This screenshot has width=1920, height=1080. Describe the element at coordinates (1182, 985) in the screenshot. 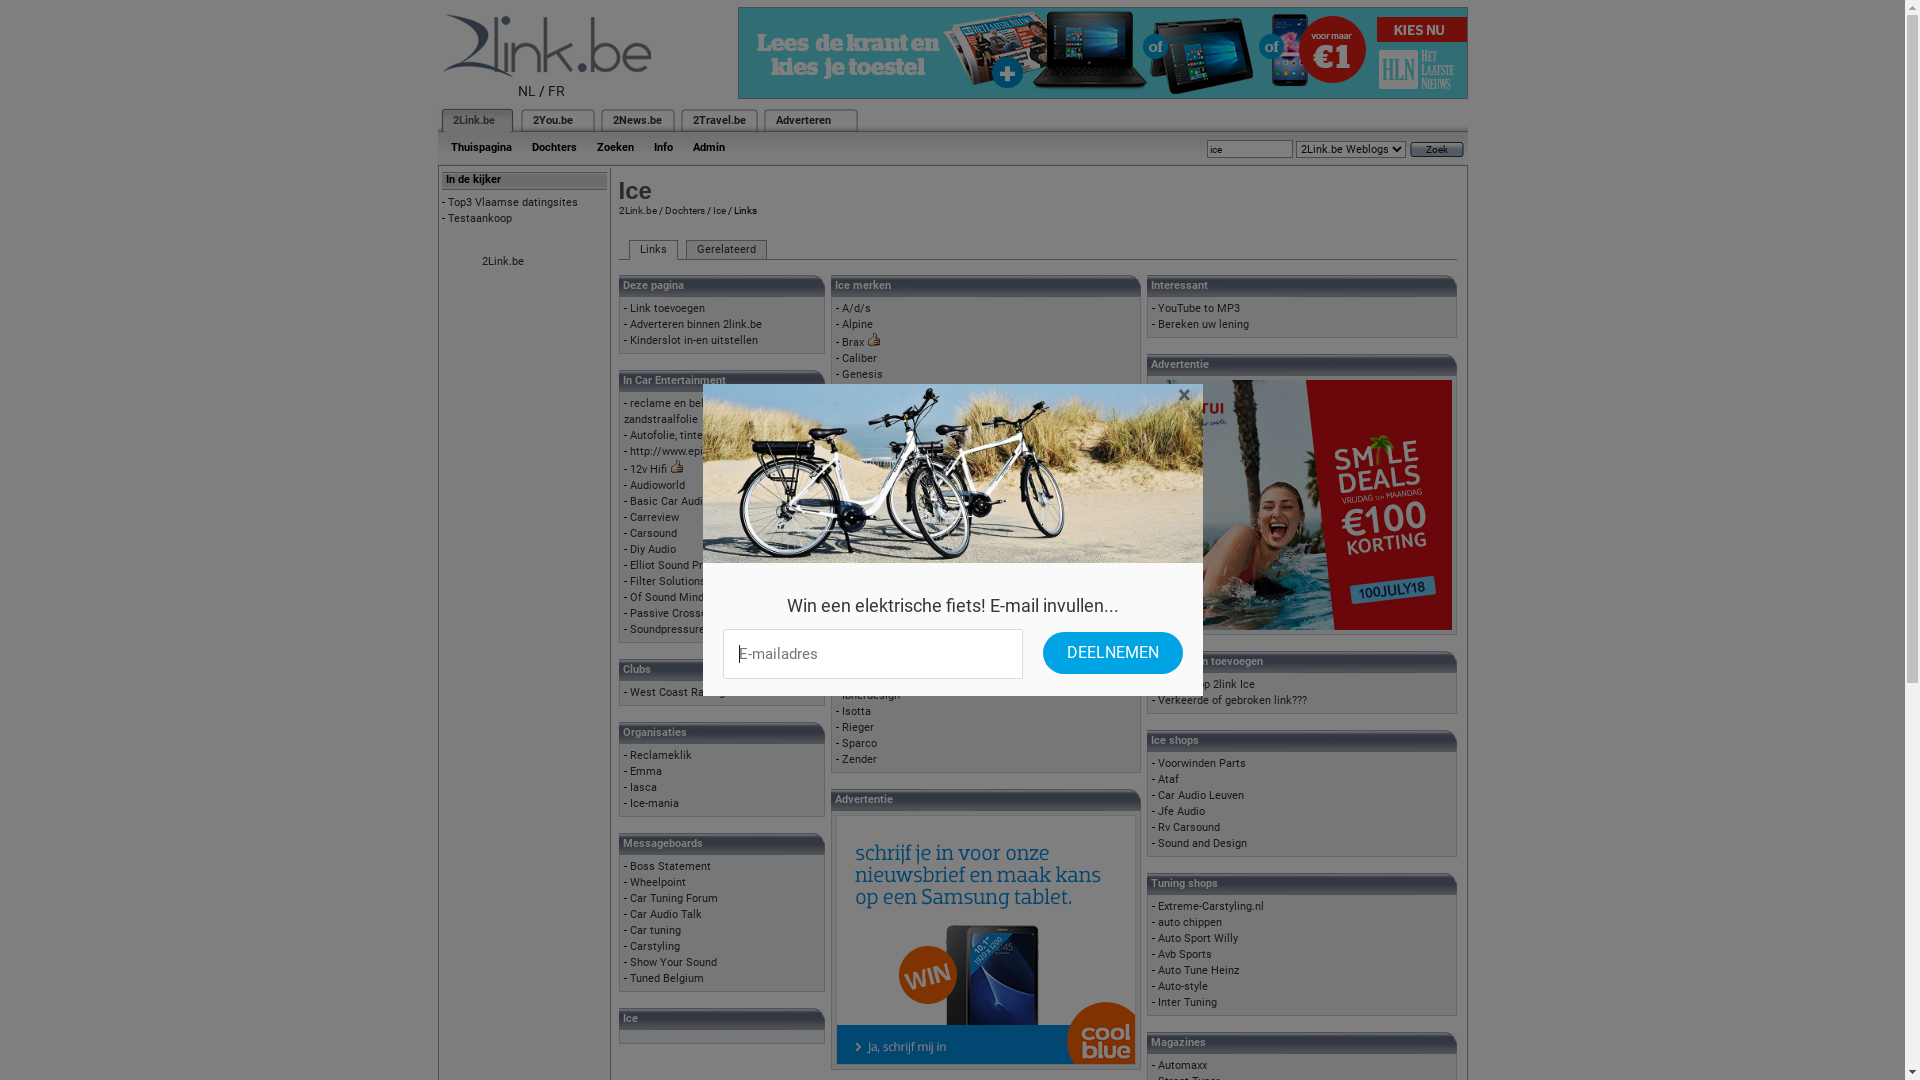

I see `'Auto-style'` at that location.